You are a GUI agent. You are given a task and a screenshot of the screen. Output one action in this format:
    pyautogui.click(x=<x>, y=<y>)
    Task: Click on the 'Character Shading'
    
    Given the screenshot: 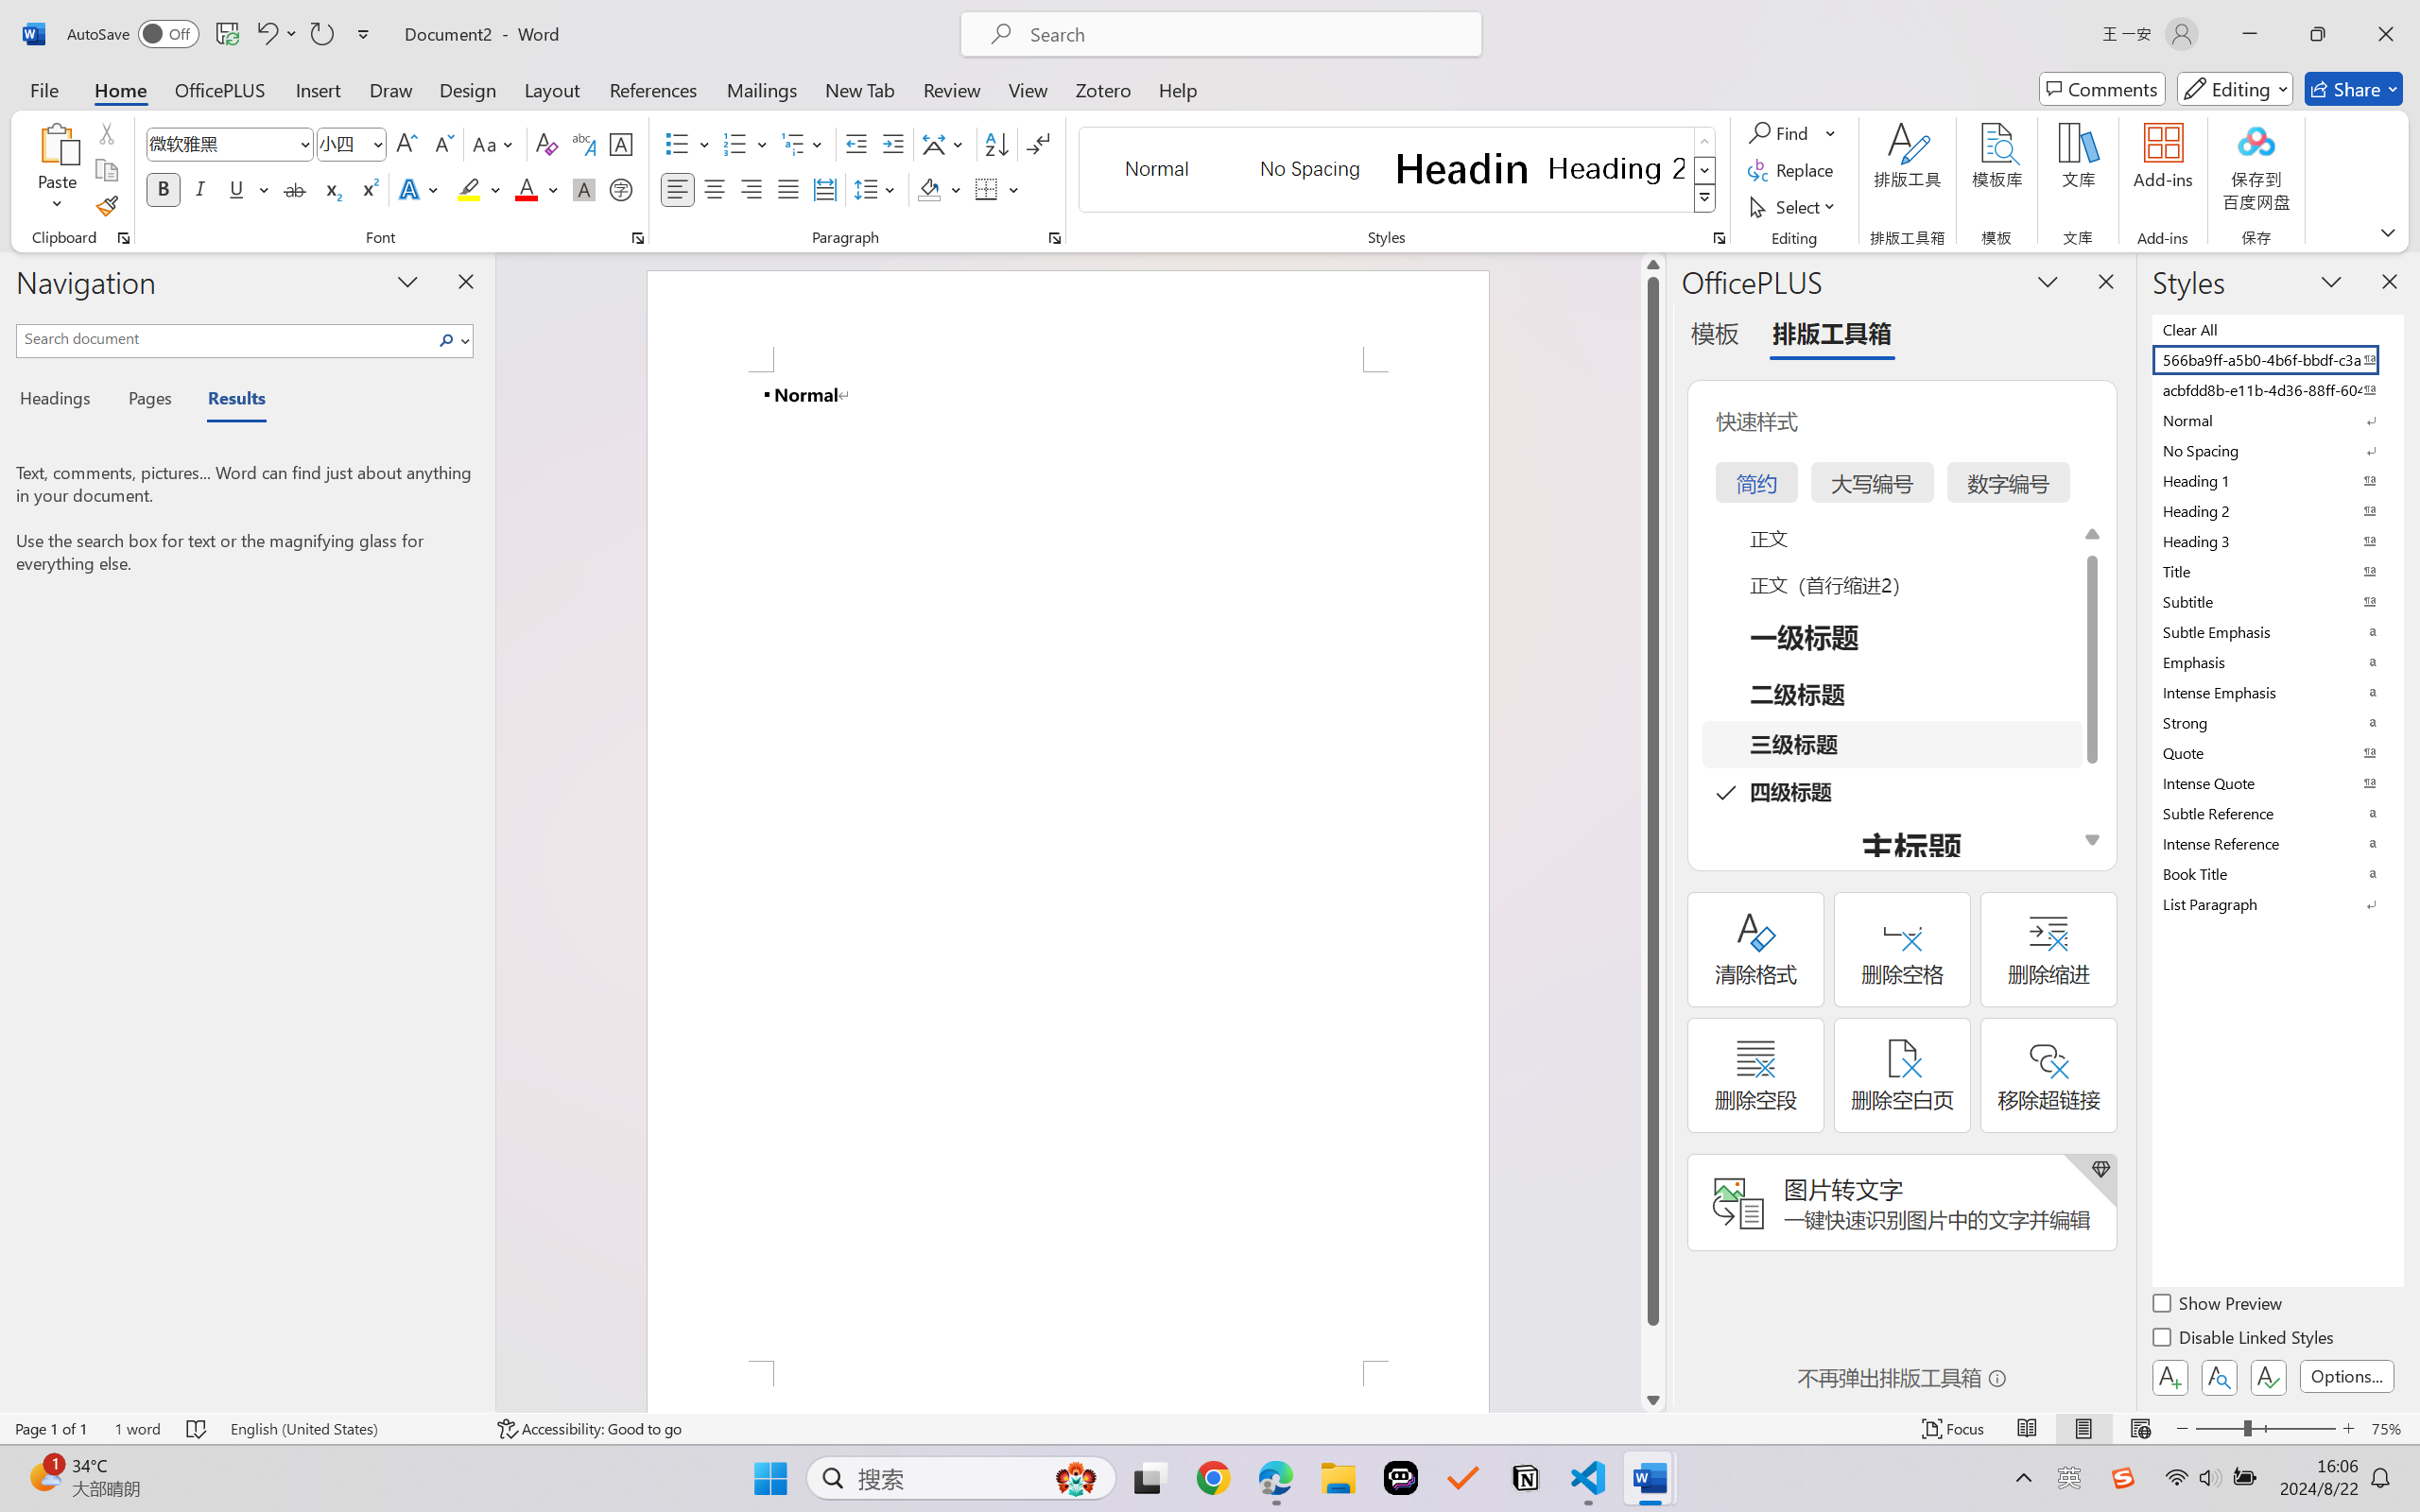 What is the action you would take?
    pyautogui.click(x=581, y=188)
    